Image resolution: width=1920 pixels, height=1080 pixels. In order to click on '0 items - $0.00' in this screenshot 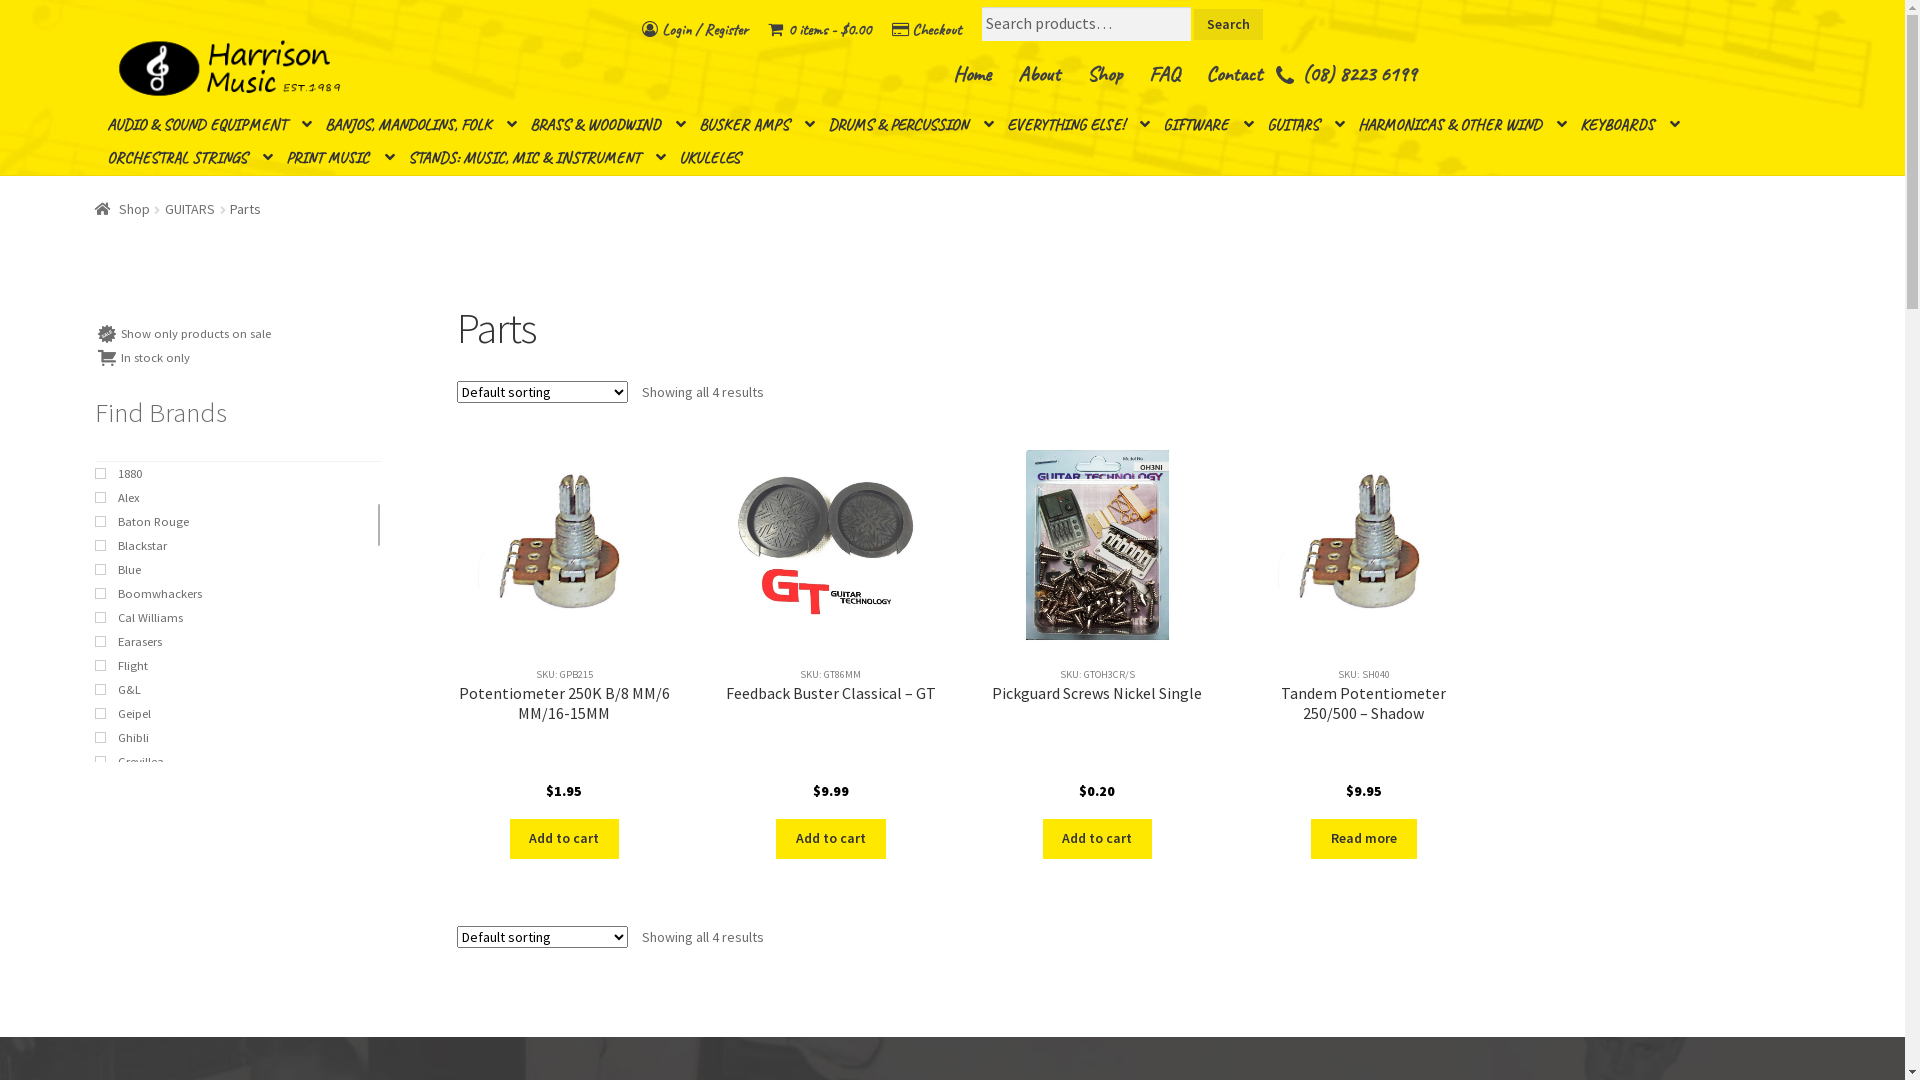, I will do `click(819, 30)`.